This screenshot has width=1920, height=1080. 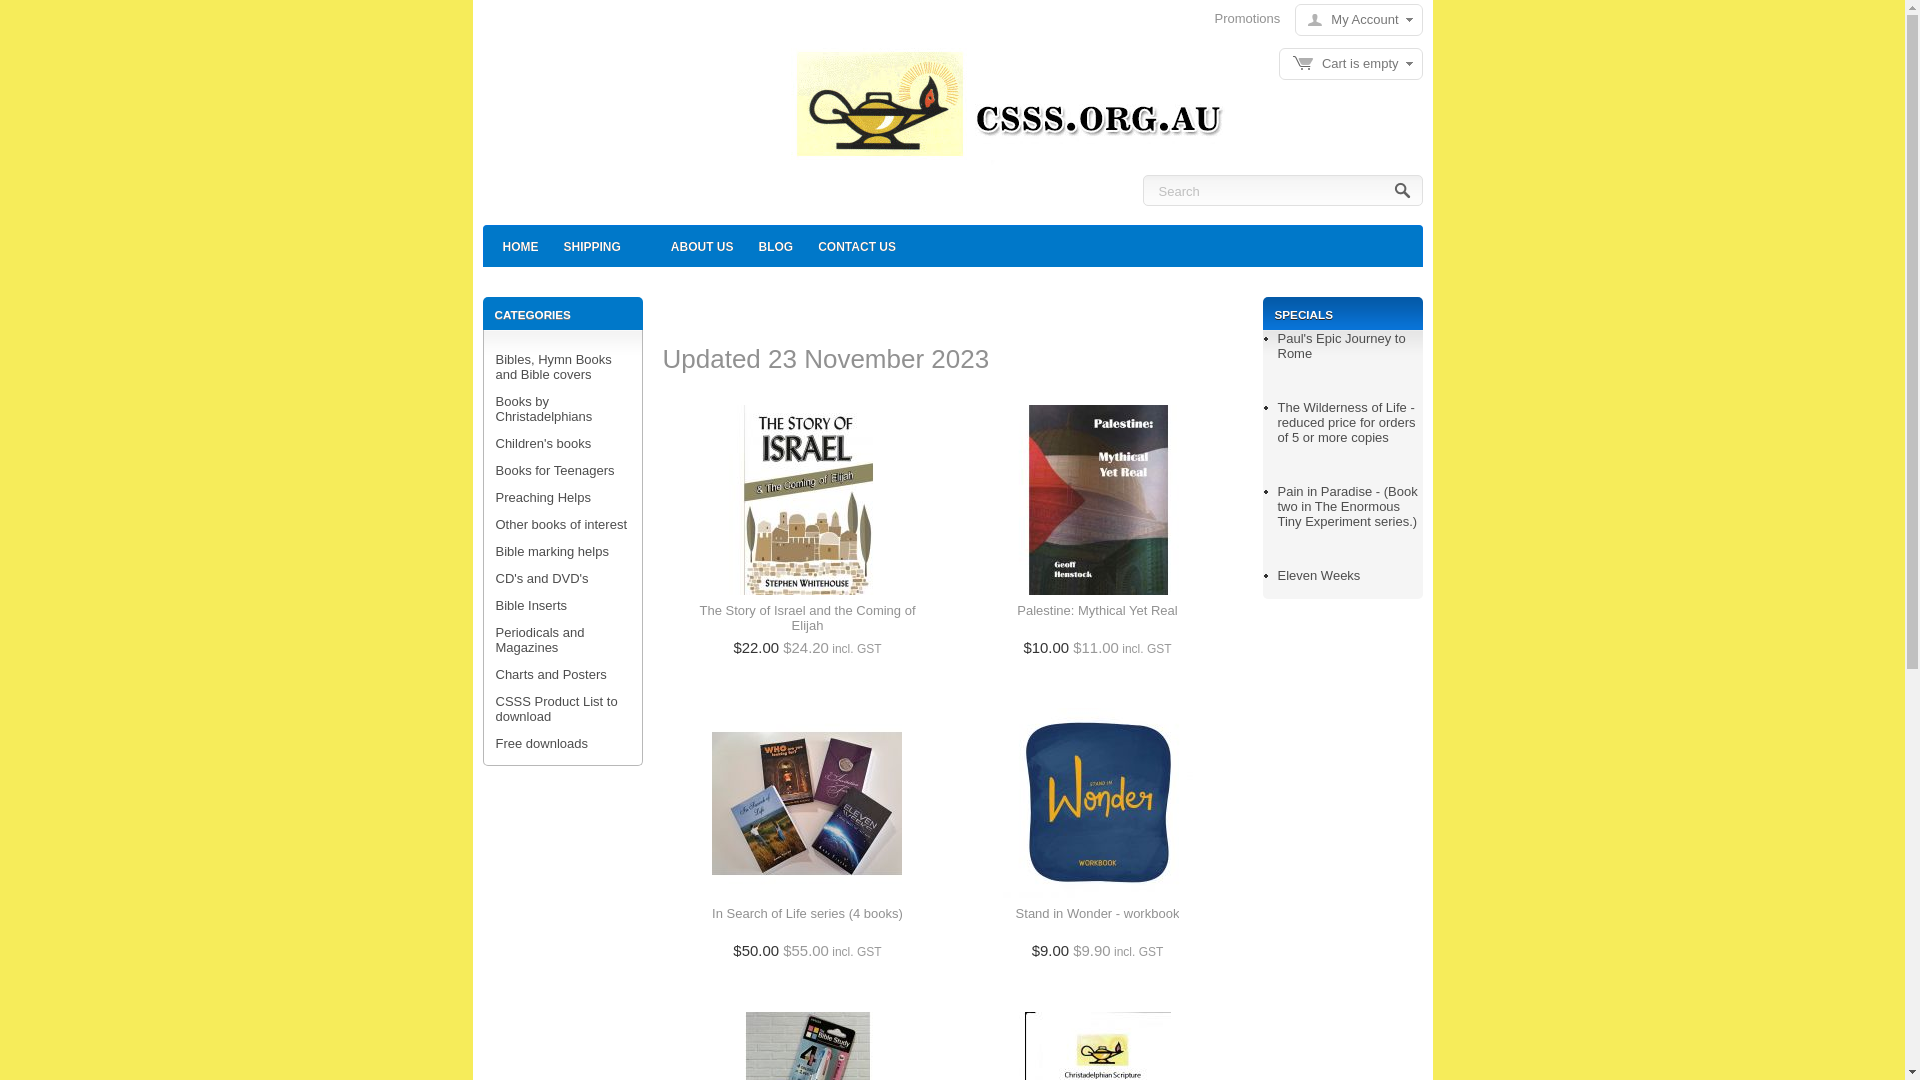 What do you see at coordinates (540, 640) in the screenshot?
I see `'Periodicals and Magazines'` at bounding box center [540, 640].